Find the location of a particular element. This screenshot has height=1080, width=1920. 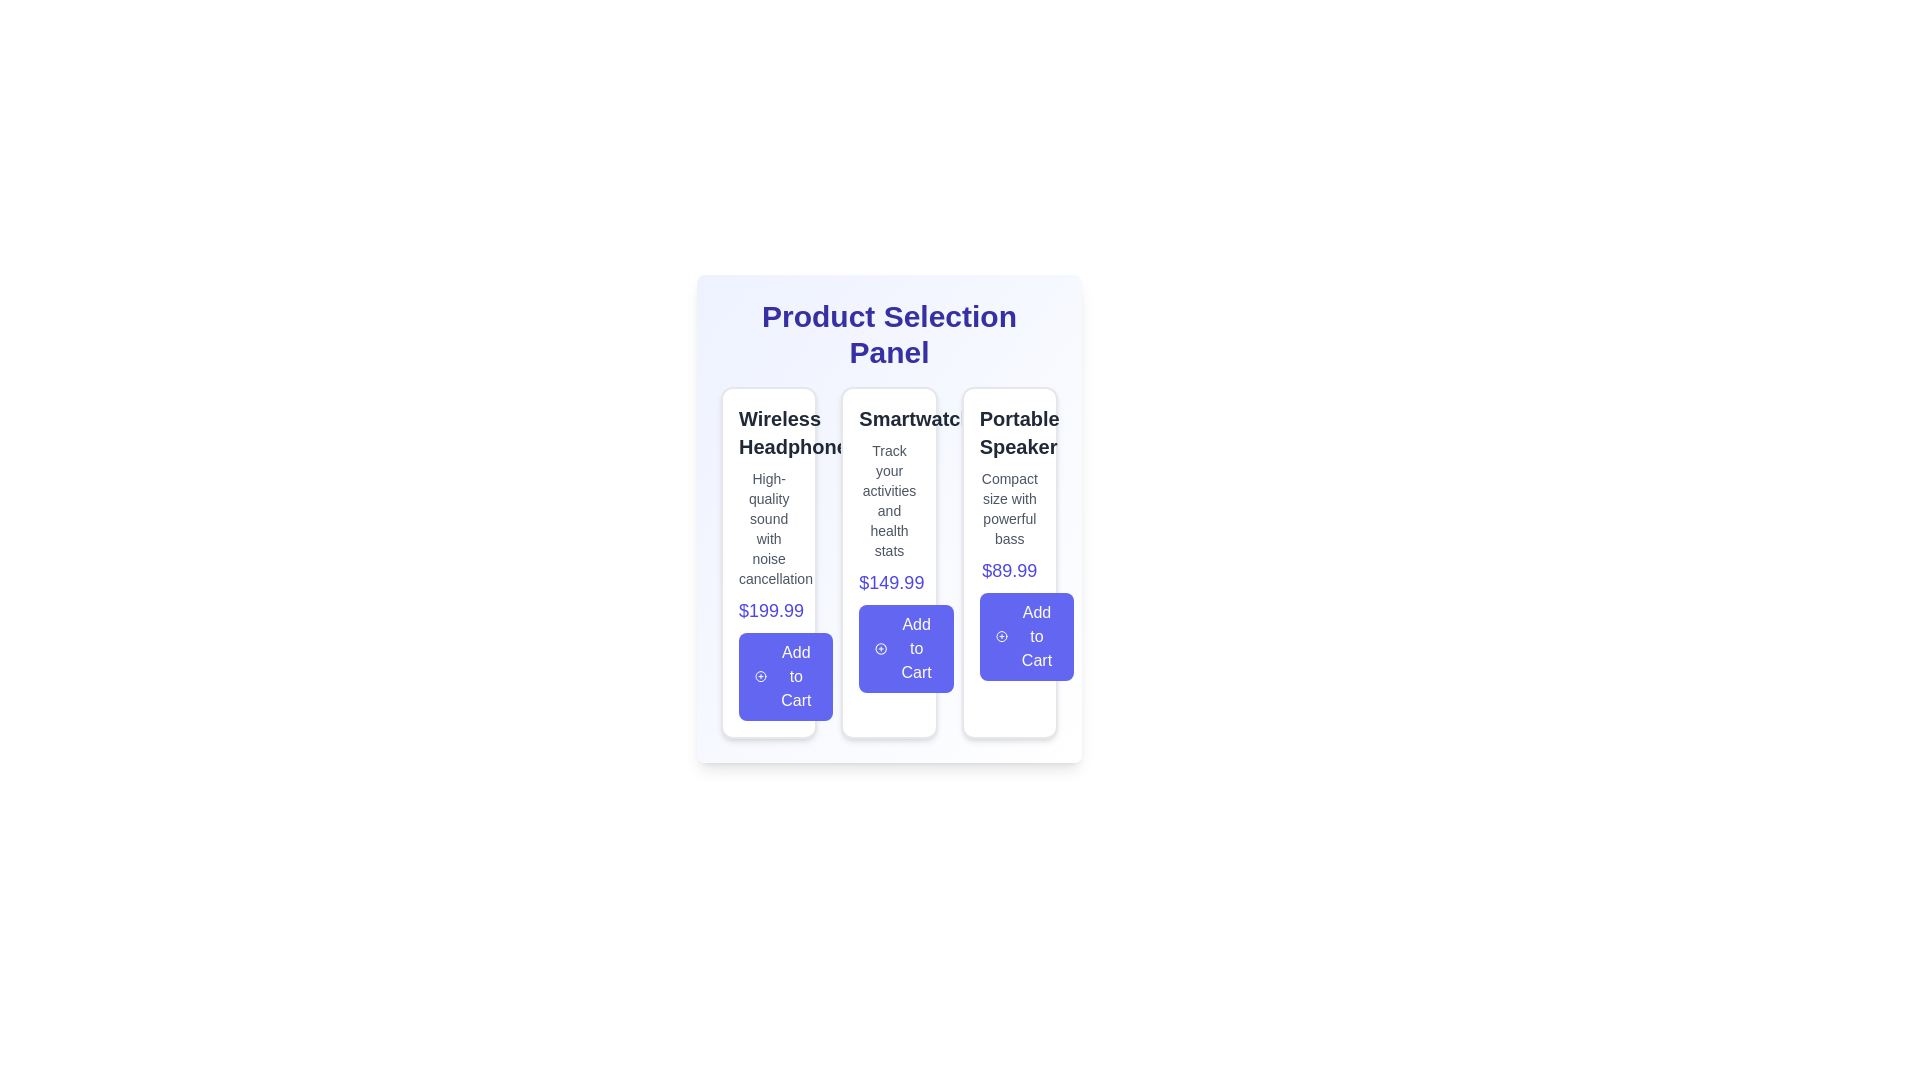

the text label displaying 'Smartwatch' in bold, large-sized dark gray font, centered at the top of the middle product card is located at coordinates (888, 418).